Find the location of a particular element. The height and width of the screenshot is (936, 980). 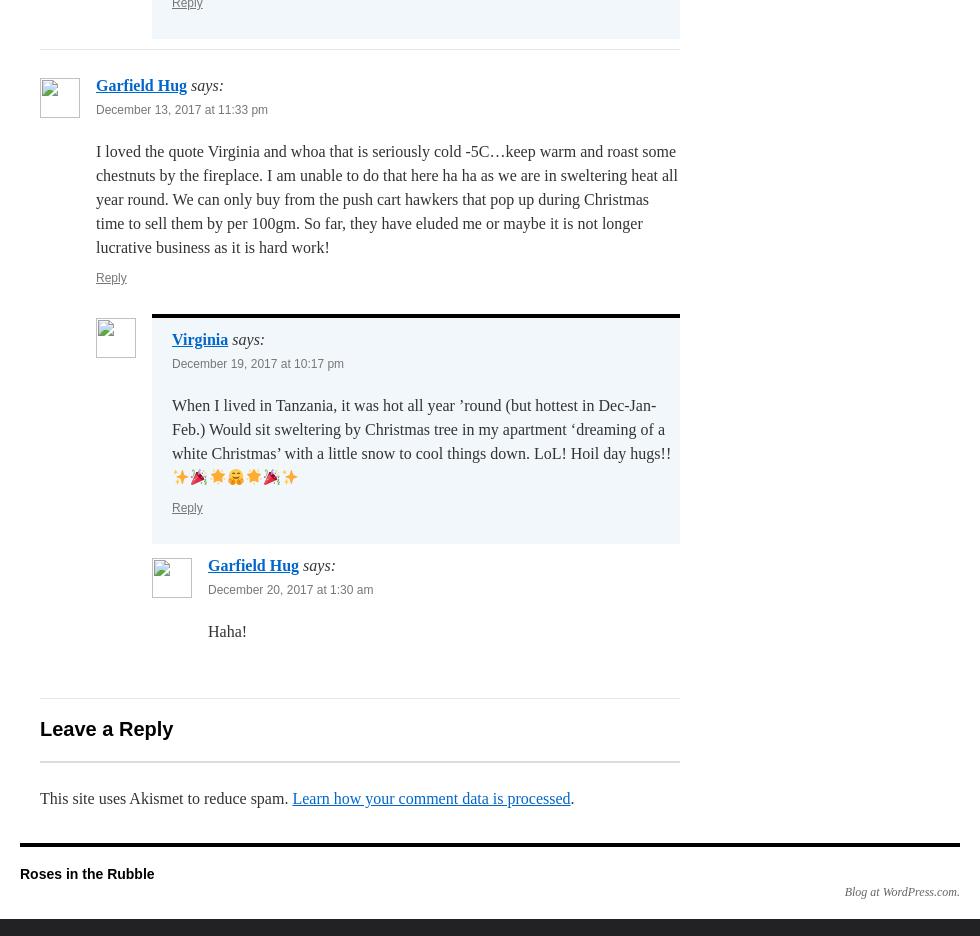

'December 13, 2017 at 11:33 pm' is located at coordinates (181, 108).